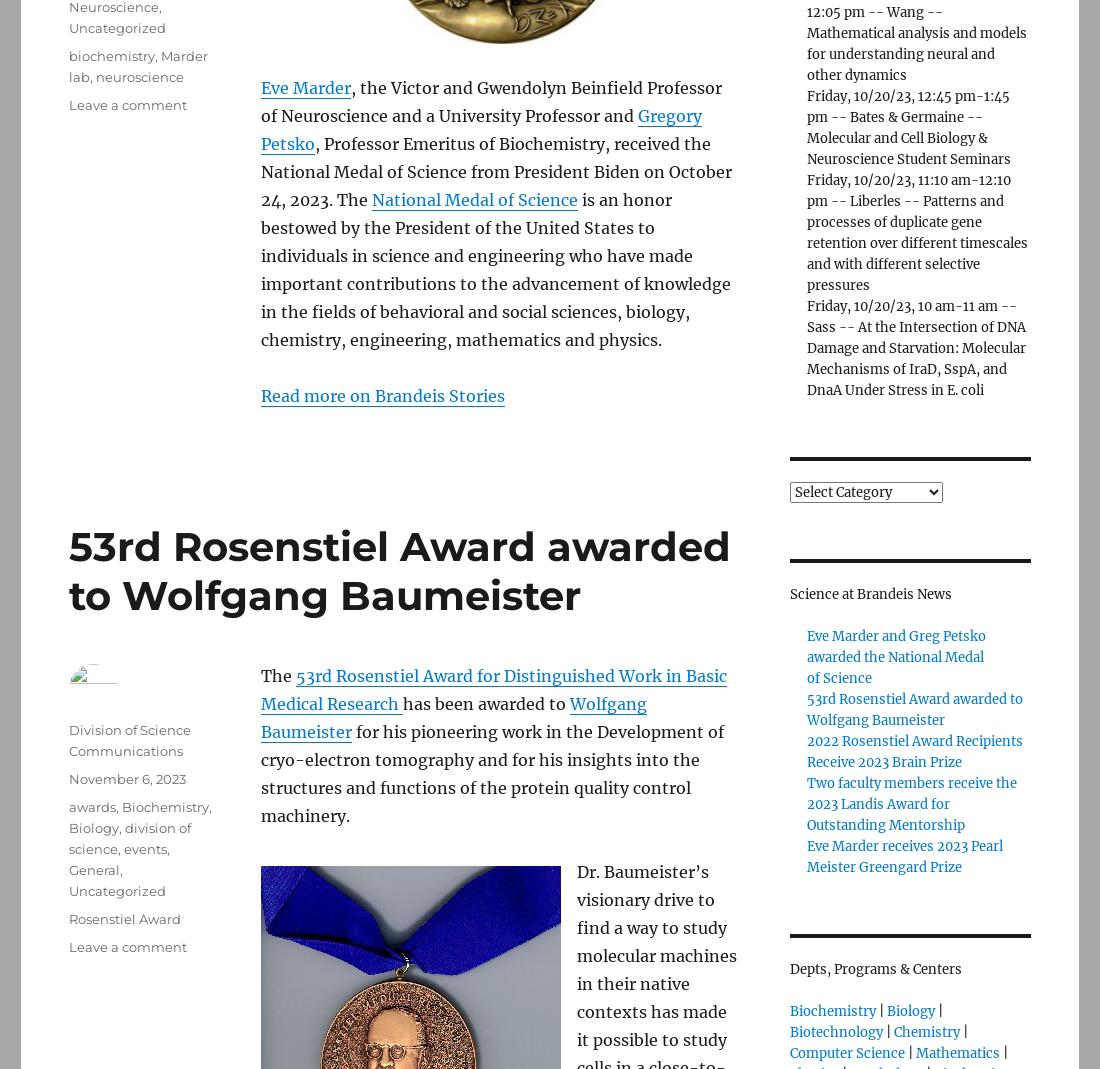 This screenshot has width=1100, height=1069. What do you see at coordinates (383, 395) in the screenshot?
I see `'Read more on Brandeis Stories'` at bounding box center [383, 395].